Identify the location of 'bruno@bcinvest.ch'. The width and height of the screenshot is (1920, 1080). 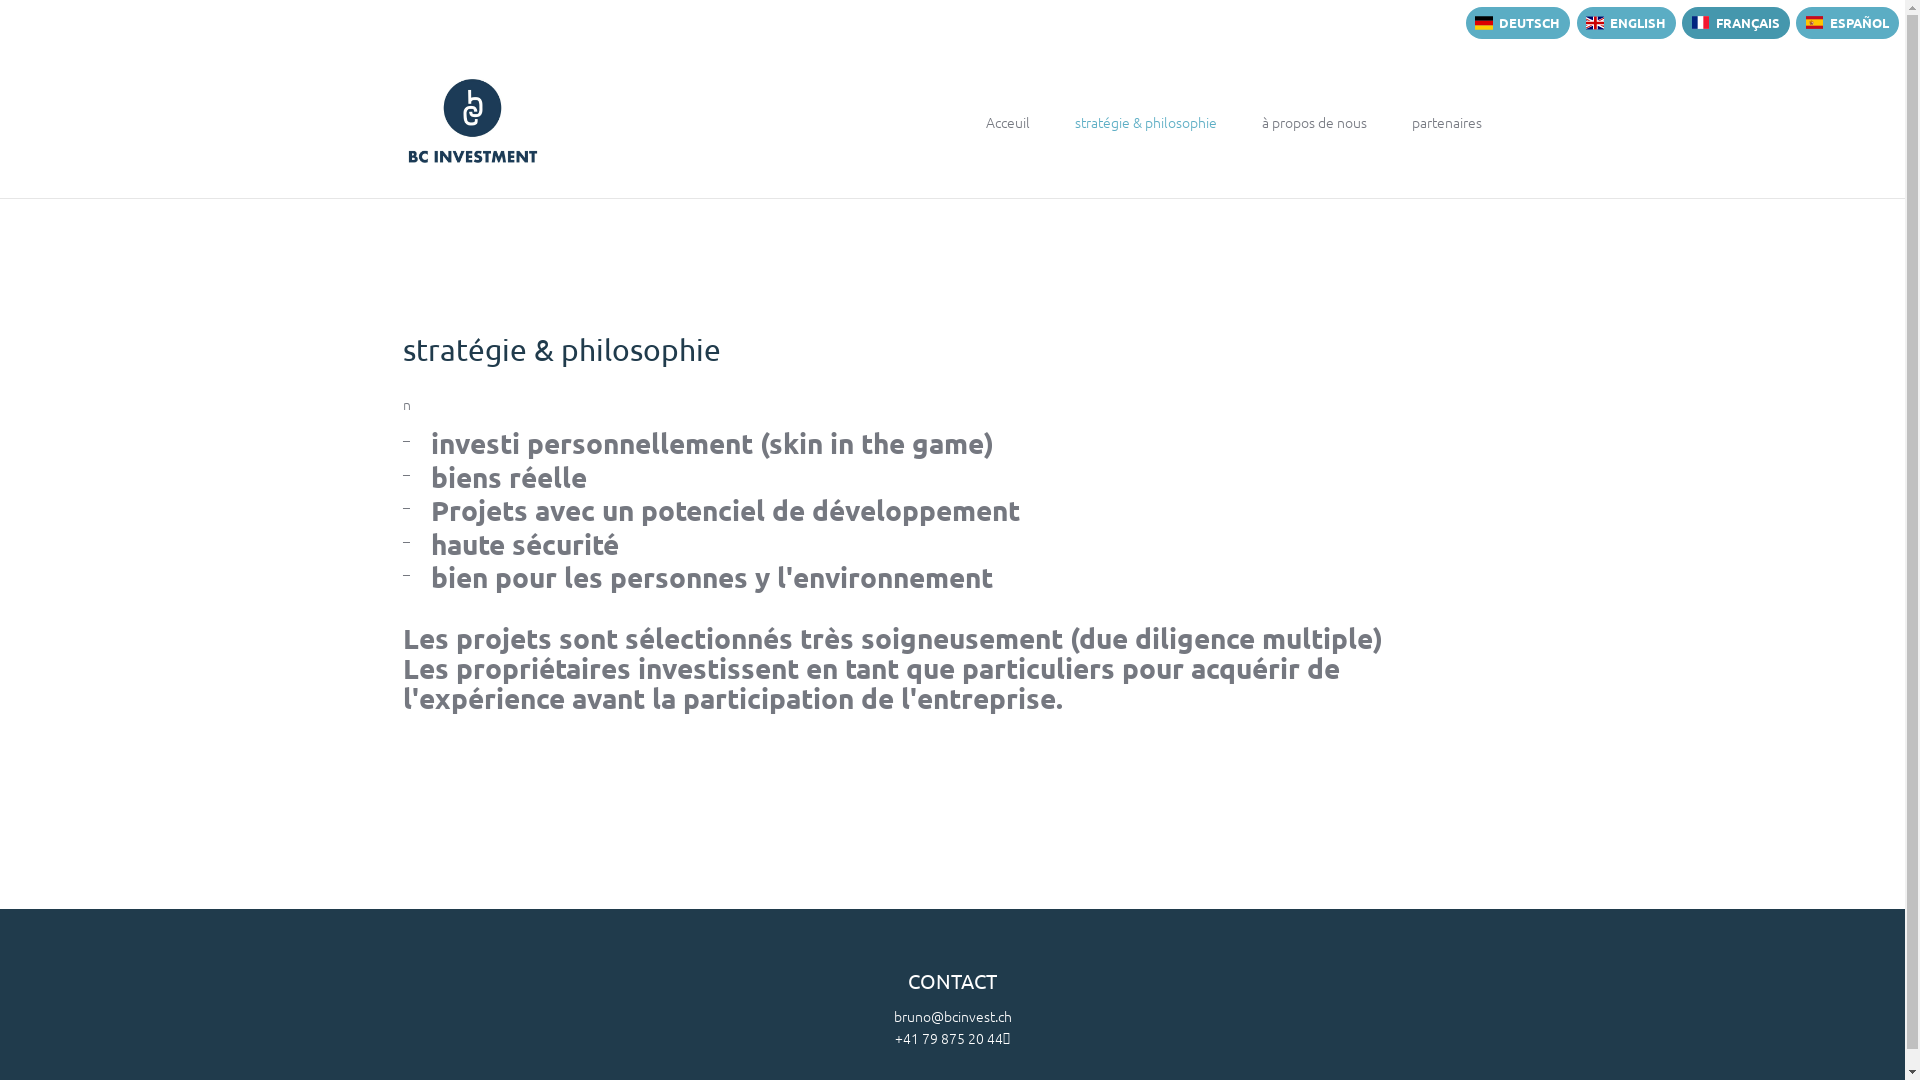
(952, 1015).